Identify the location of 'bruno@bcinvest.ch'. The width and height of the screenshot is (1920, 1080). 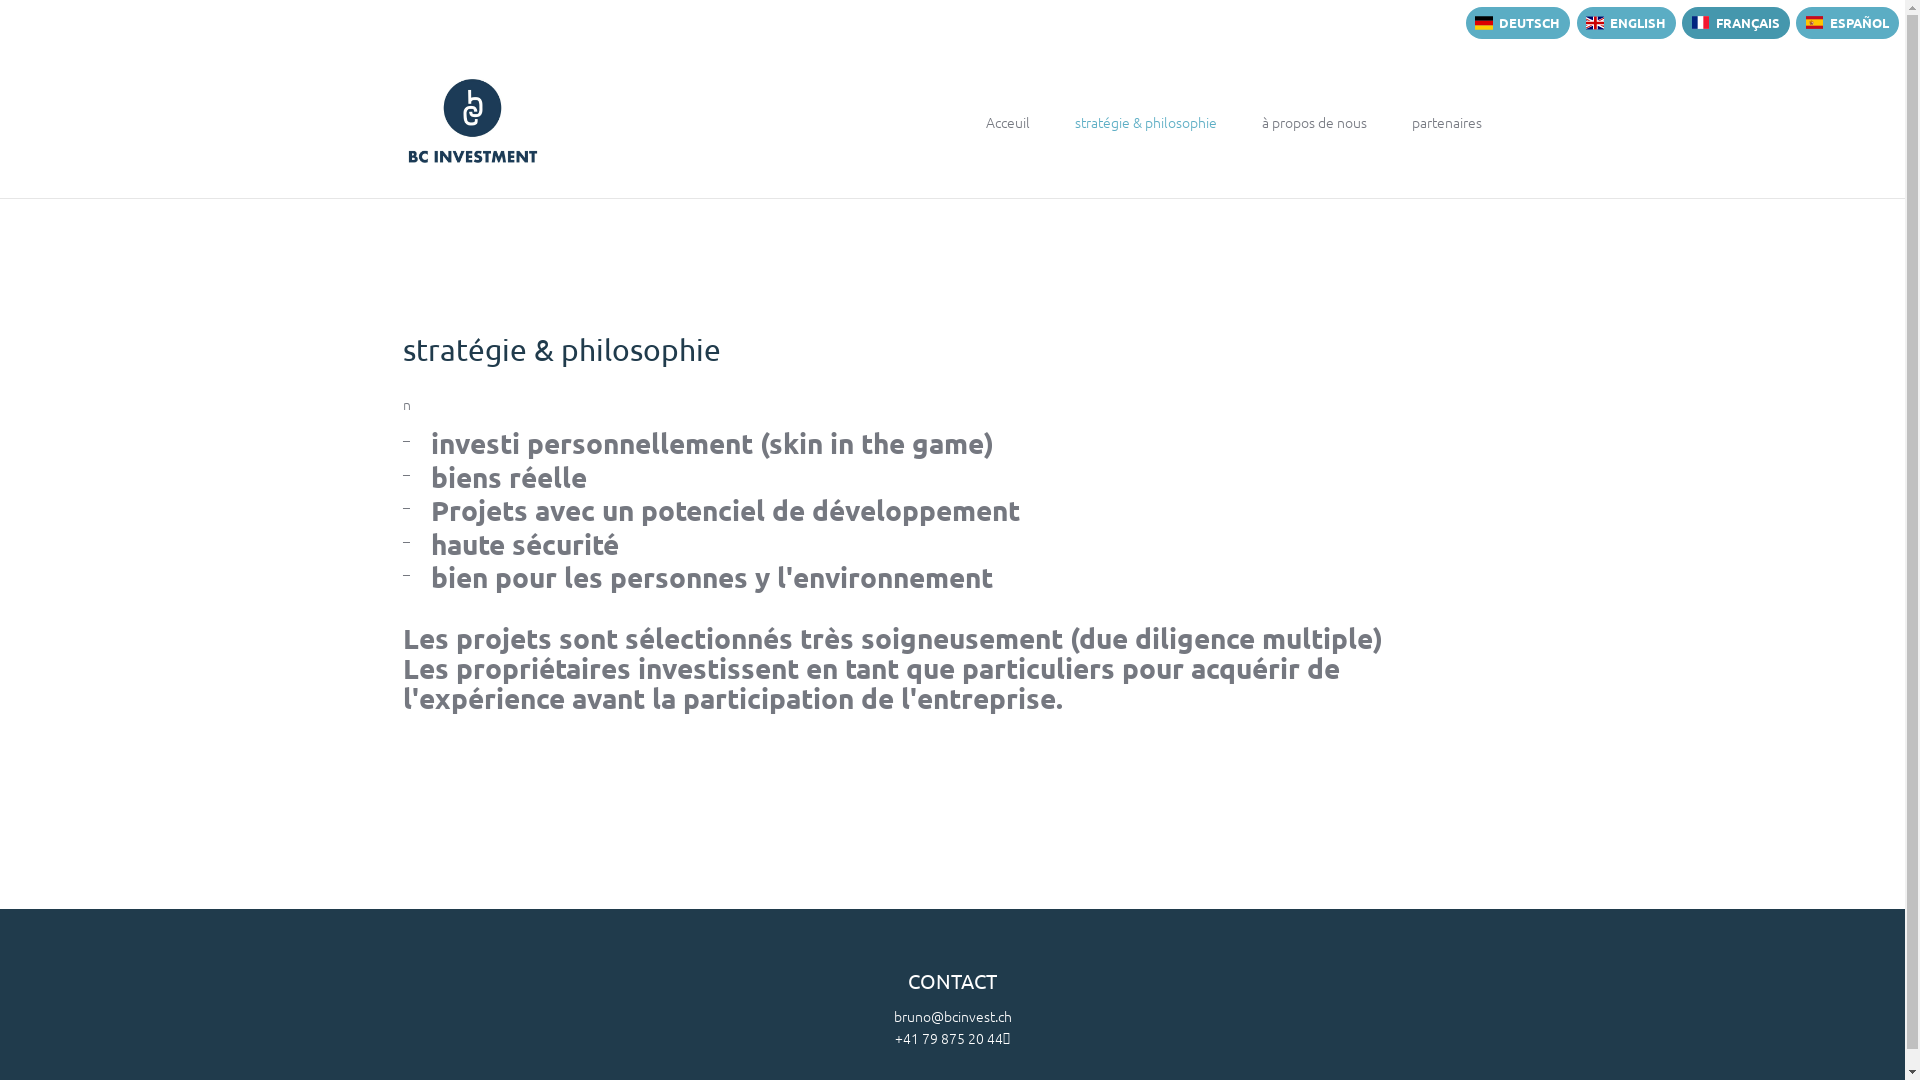
(952, 1015).